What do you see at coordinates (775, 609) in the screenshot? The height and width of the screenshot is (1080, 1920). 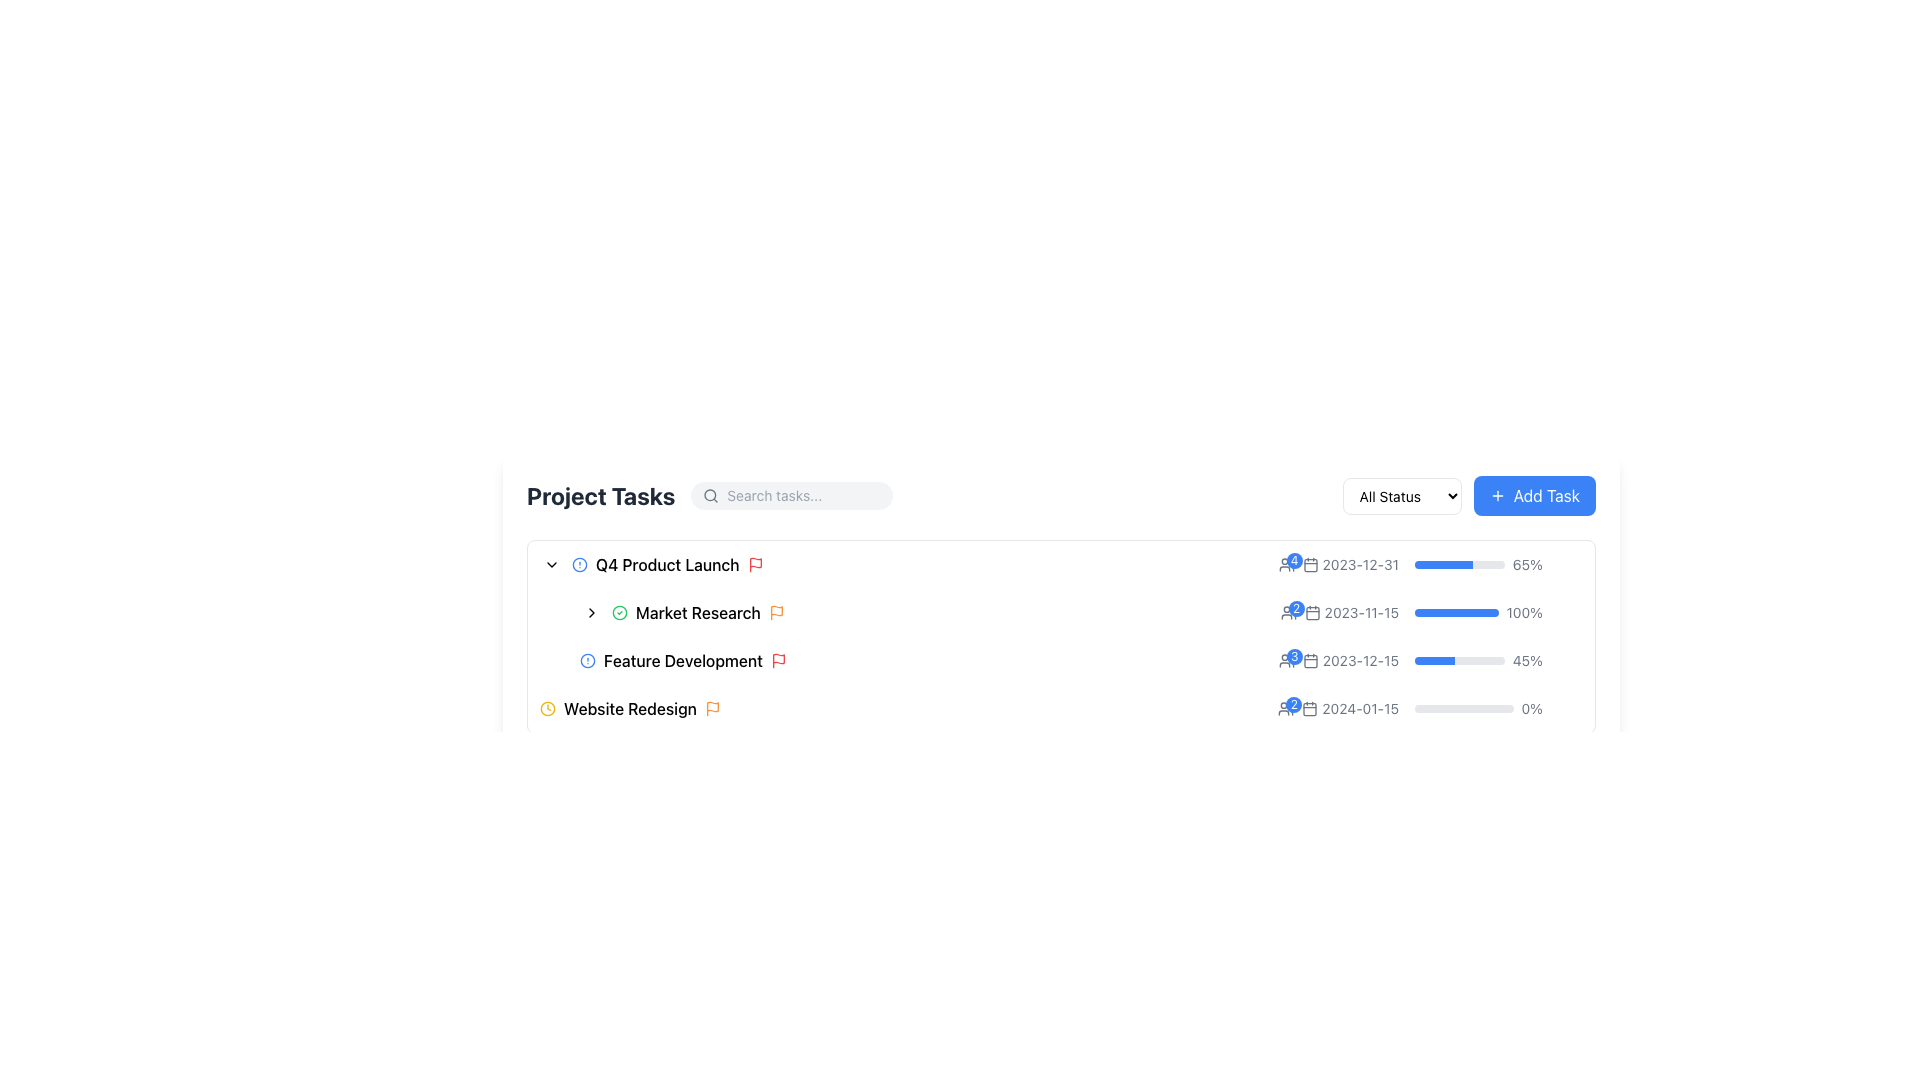 I see `the refined flag icon located to the right of the 'Market Research' sub-task in the project management section` at bounding box center [775, 609].